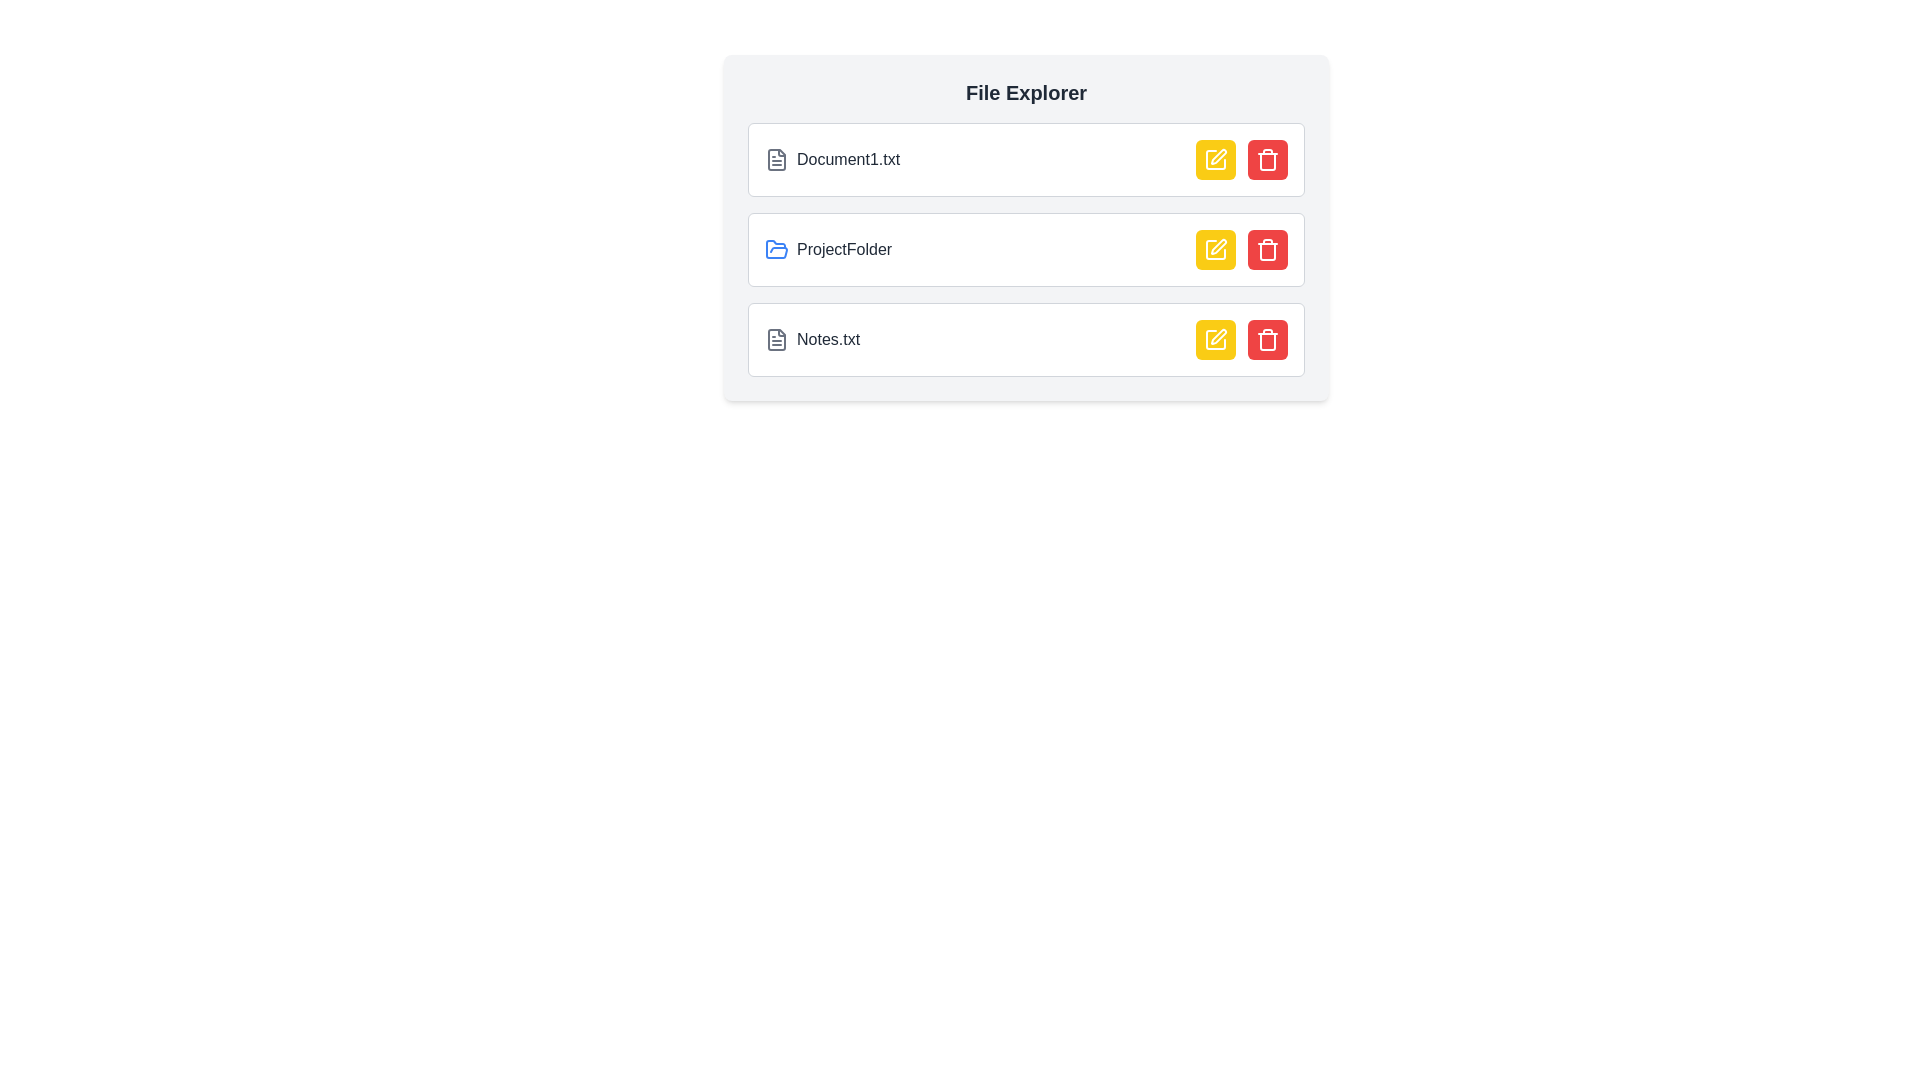  Describe the element at coordinates (1217, 245) in the screenshot. I see `the leftmost yellow icon button representing the edit feature for the 'ProjectFolder'` at that location.